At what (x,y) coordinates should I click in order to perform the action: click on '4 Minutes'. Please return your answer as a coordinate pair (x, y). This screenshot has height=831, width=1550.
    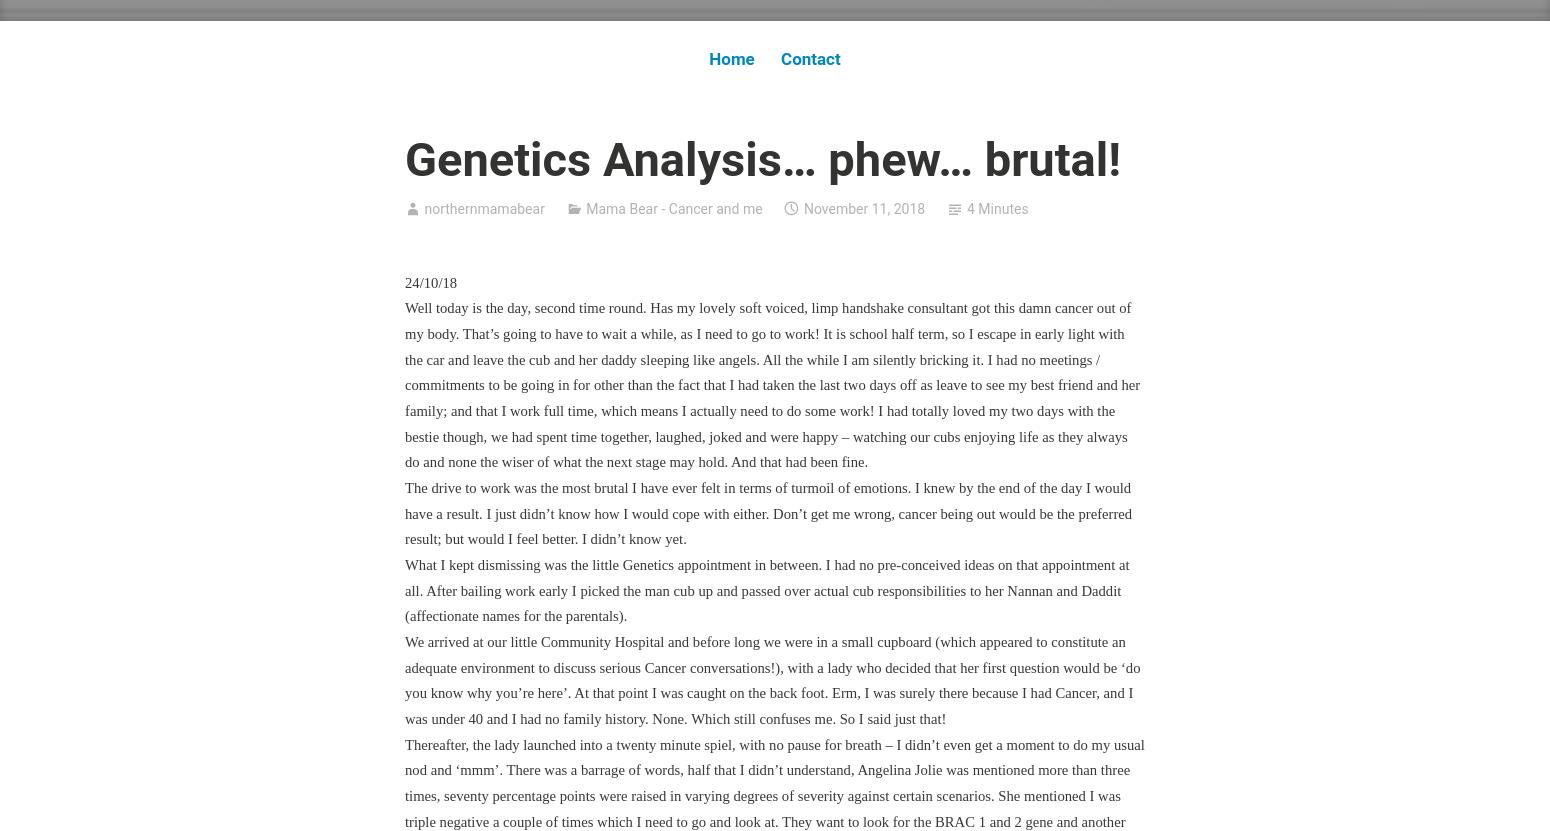
    Looking at the image, I should click on (996, 208).